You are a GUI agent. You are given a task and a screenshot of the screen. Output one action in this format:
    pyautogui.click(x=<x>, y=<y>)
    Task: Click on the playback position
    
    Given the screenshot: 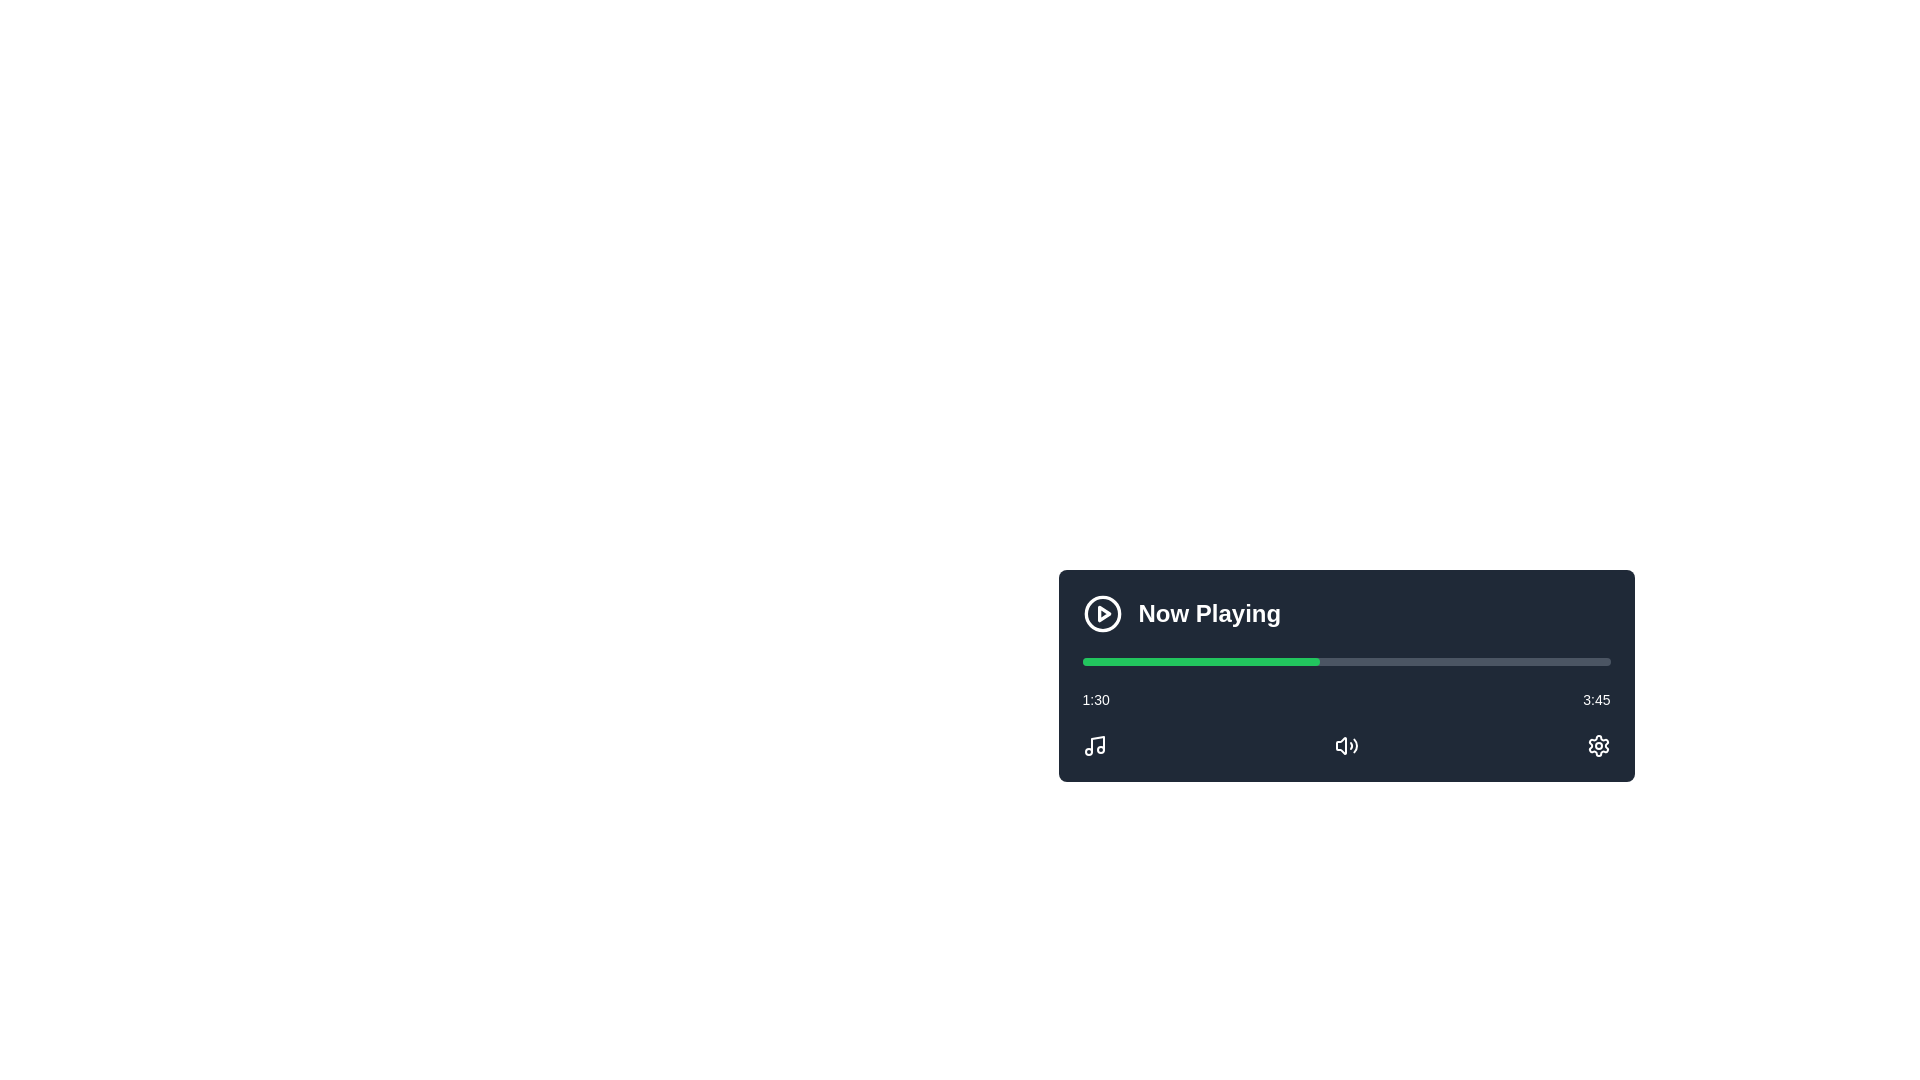 What is the action you would take?
    pyautogui.click(x=1357, y=662)
    